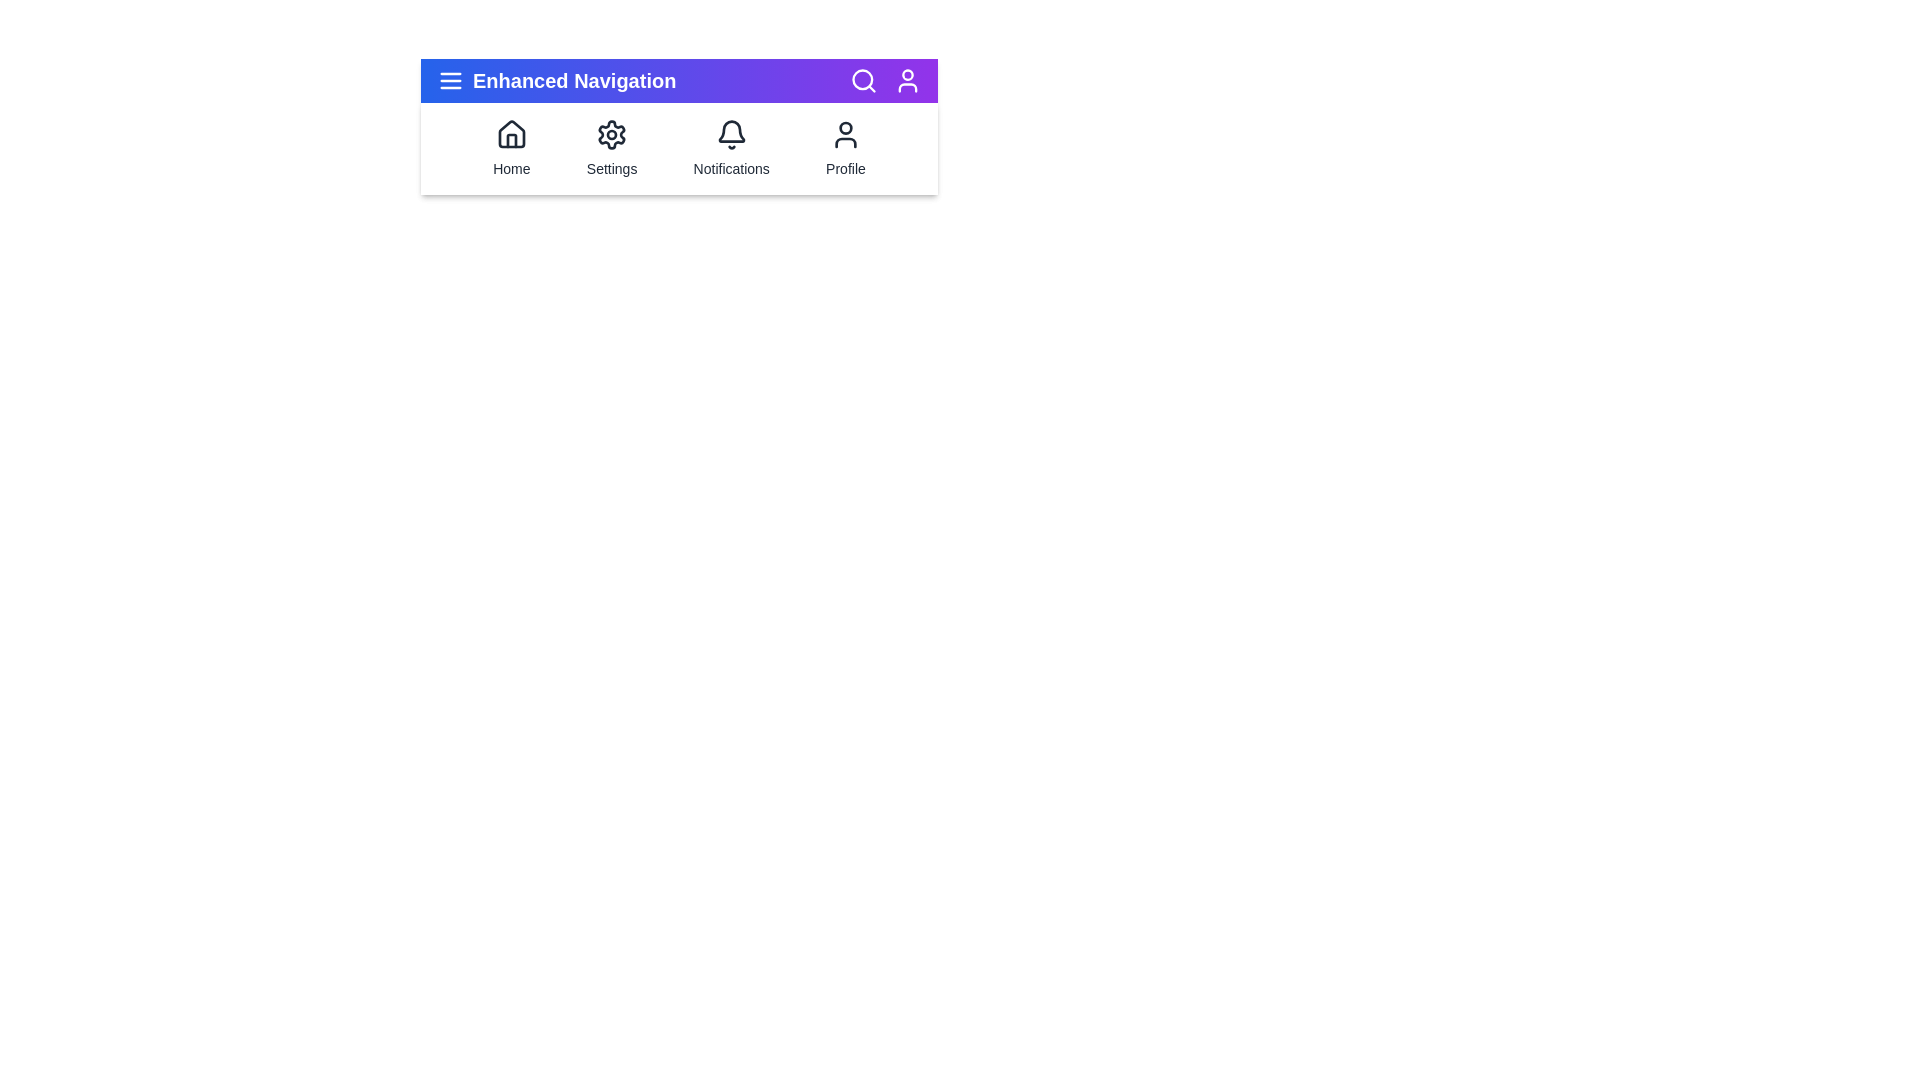 The image size is (1920, 1080). I want to click on the 'User' icon to access profile-related actions, so click(906, 80).